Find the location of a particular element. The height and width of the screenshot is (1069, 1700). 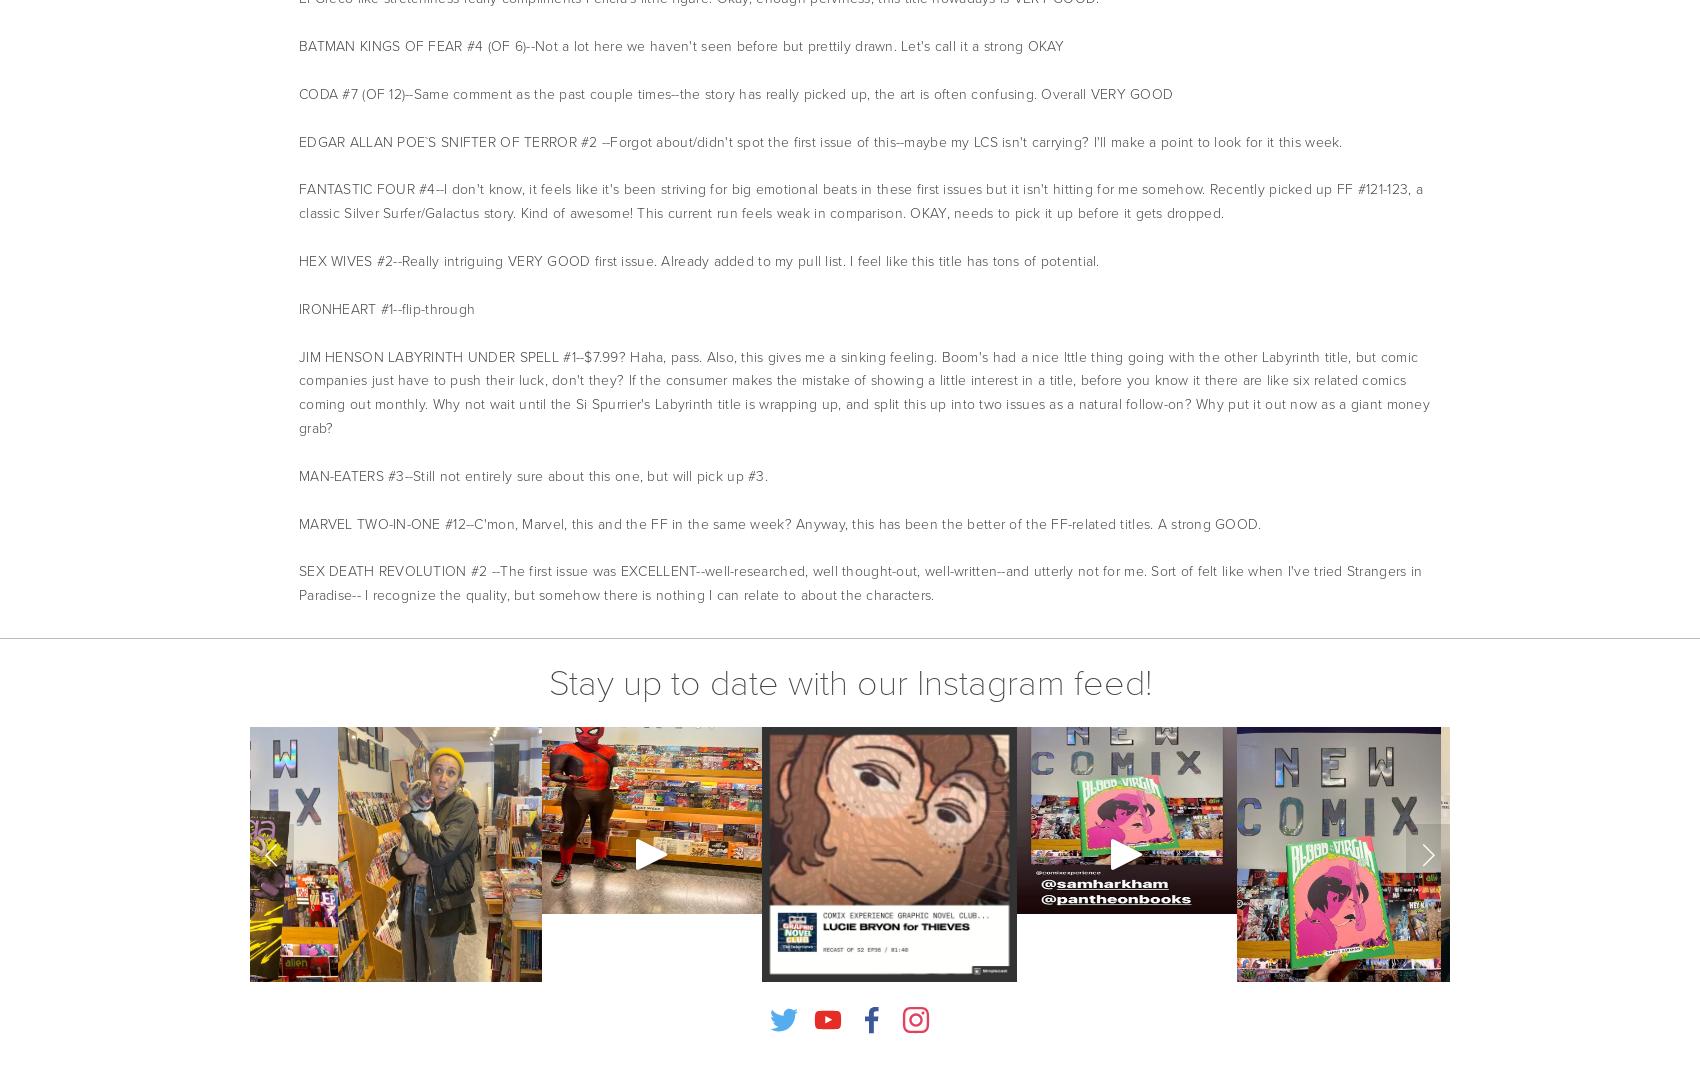

'MAN-EATERS #3--Still not entirely sure about this one, but will pick up #3.' is located at coordinates (532, 474).